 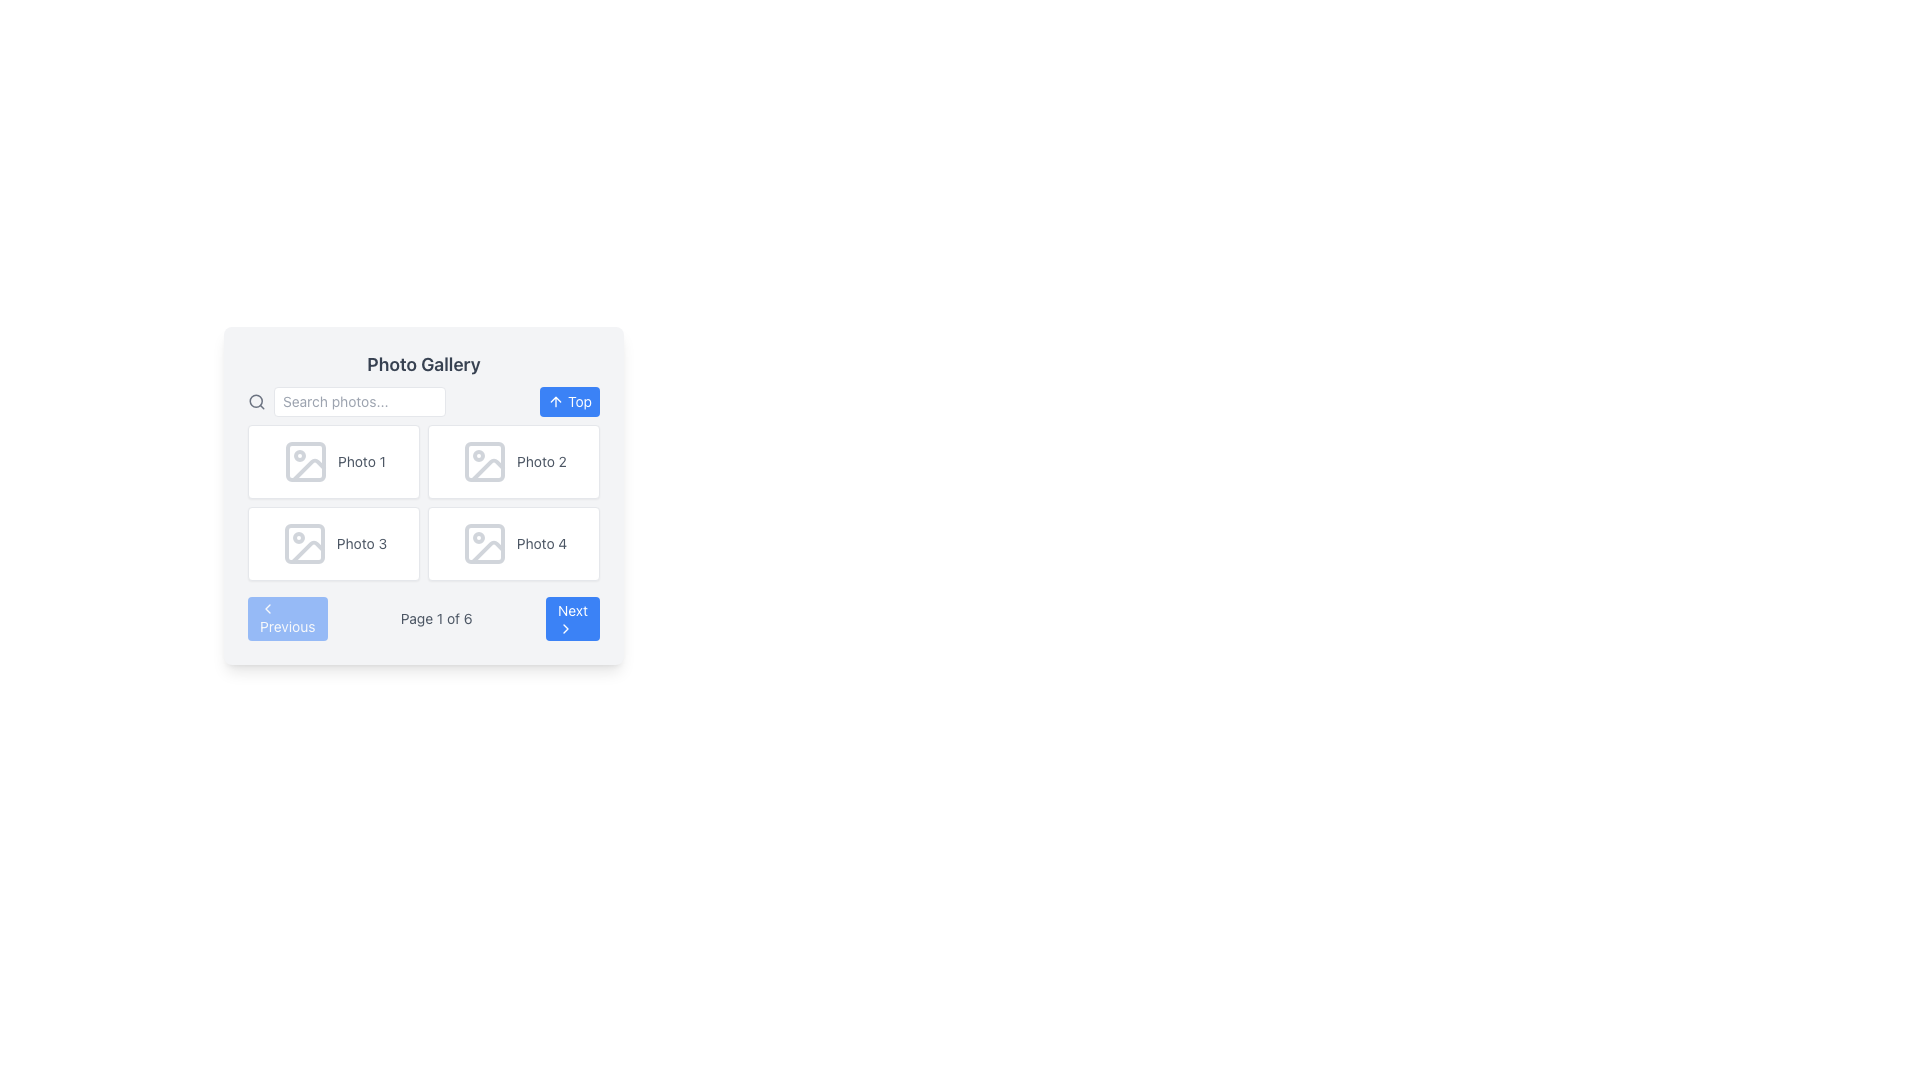 I want to click on the 'Next' button containing the chevron-right icon to proceed to the next page, so click(x=565, y=627).